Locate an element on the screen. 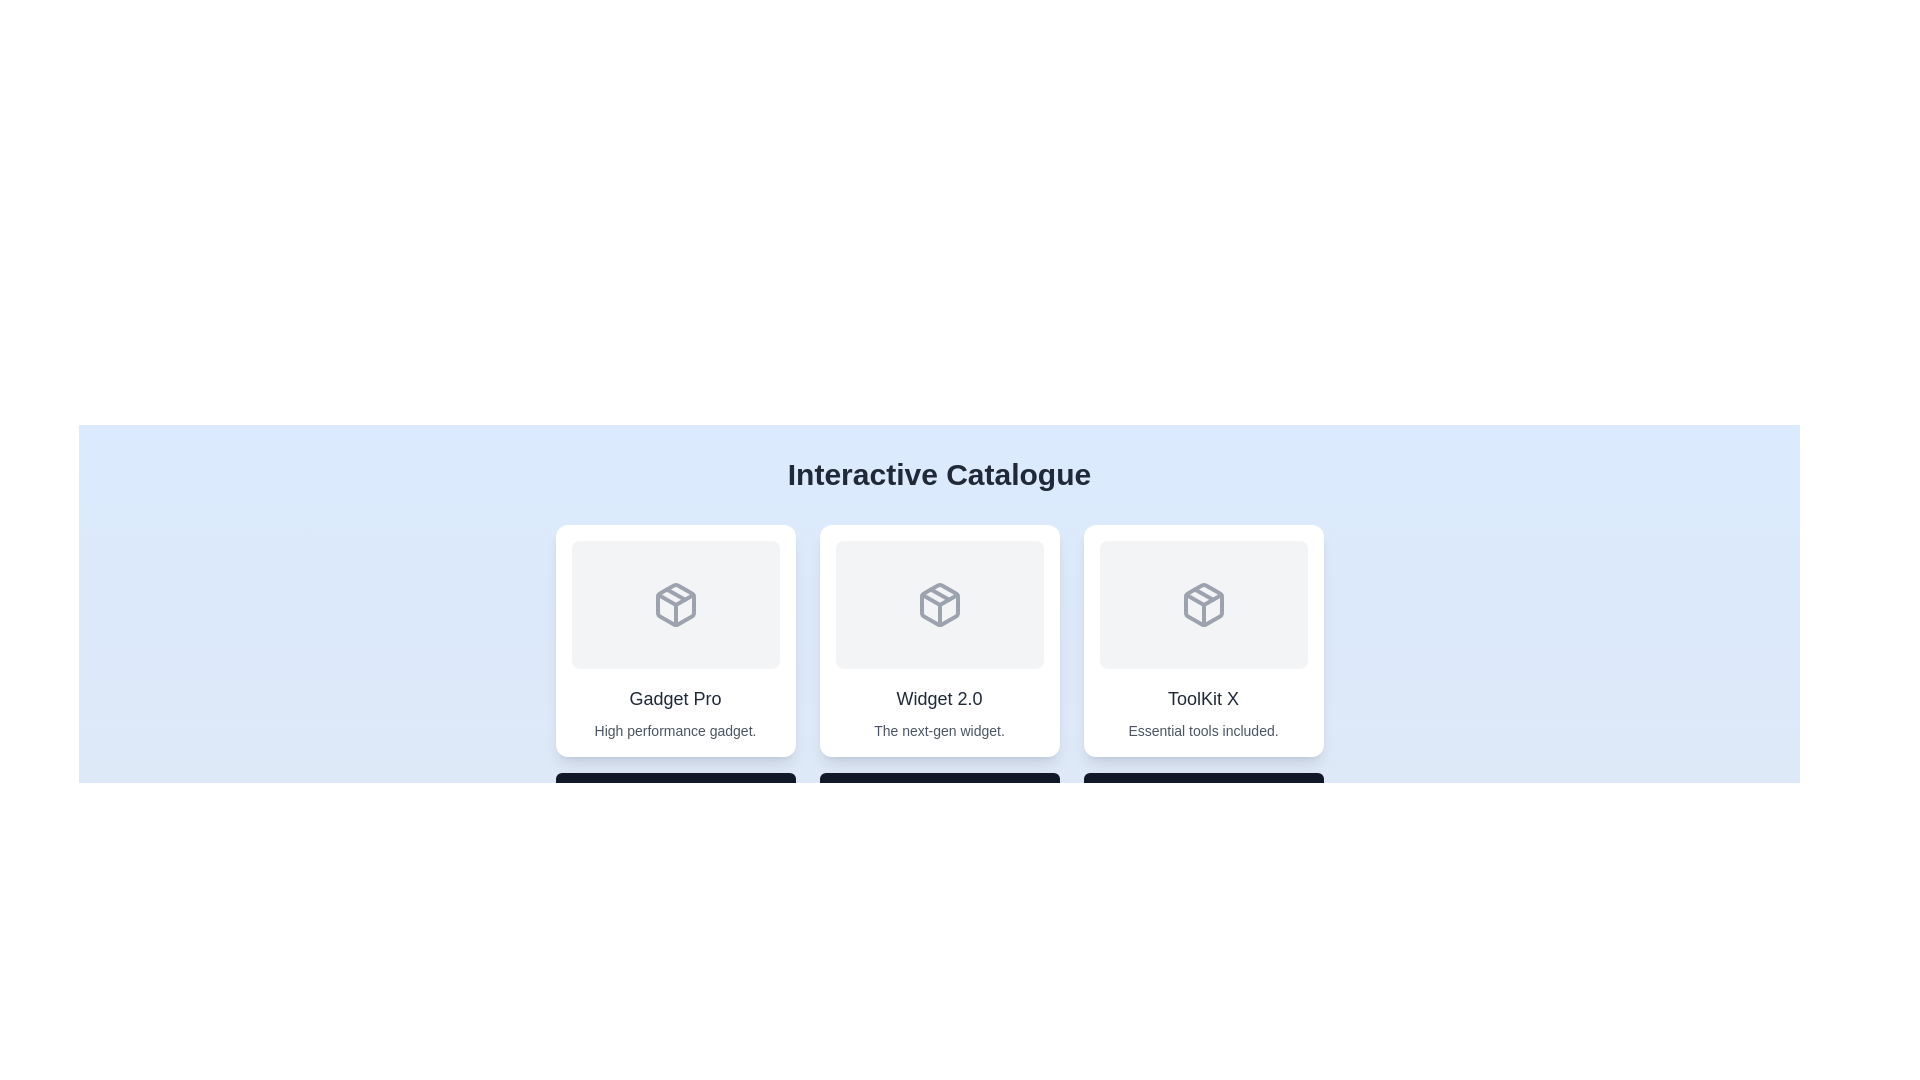  the central icon of the 'Widget 2.0' card, which serves as a visual representation within a three-card layout is located at coordinates (938, 604).